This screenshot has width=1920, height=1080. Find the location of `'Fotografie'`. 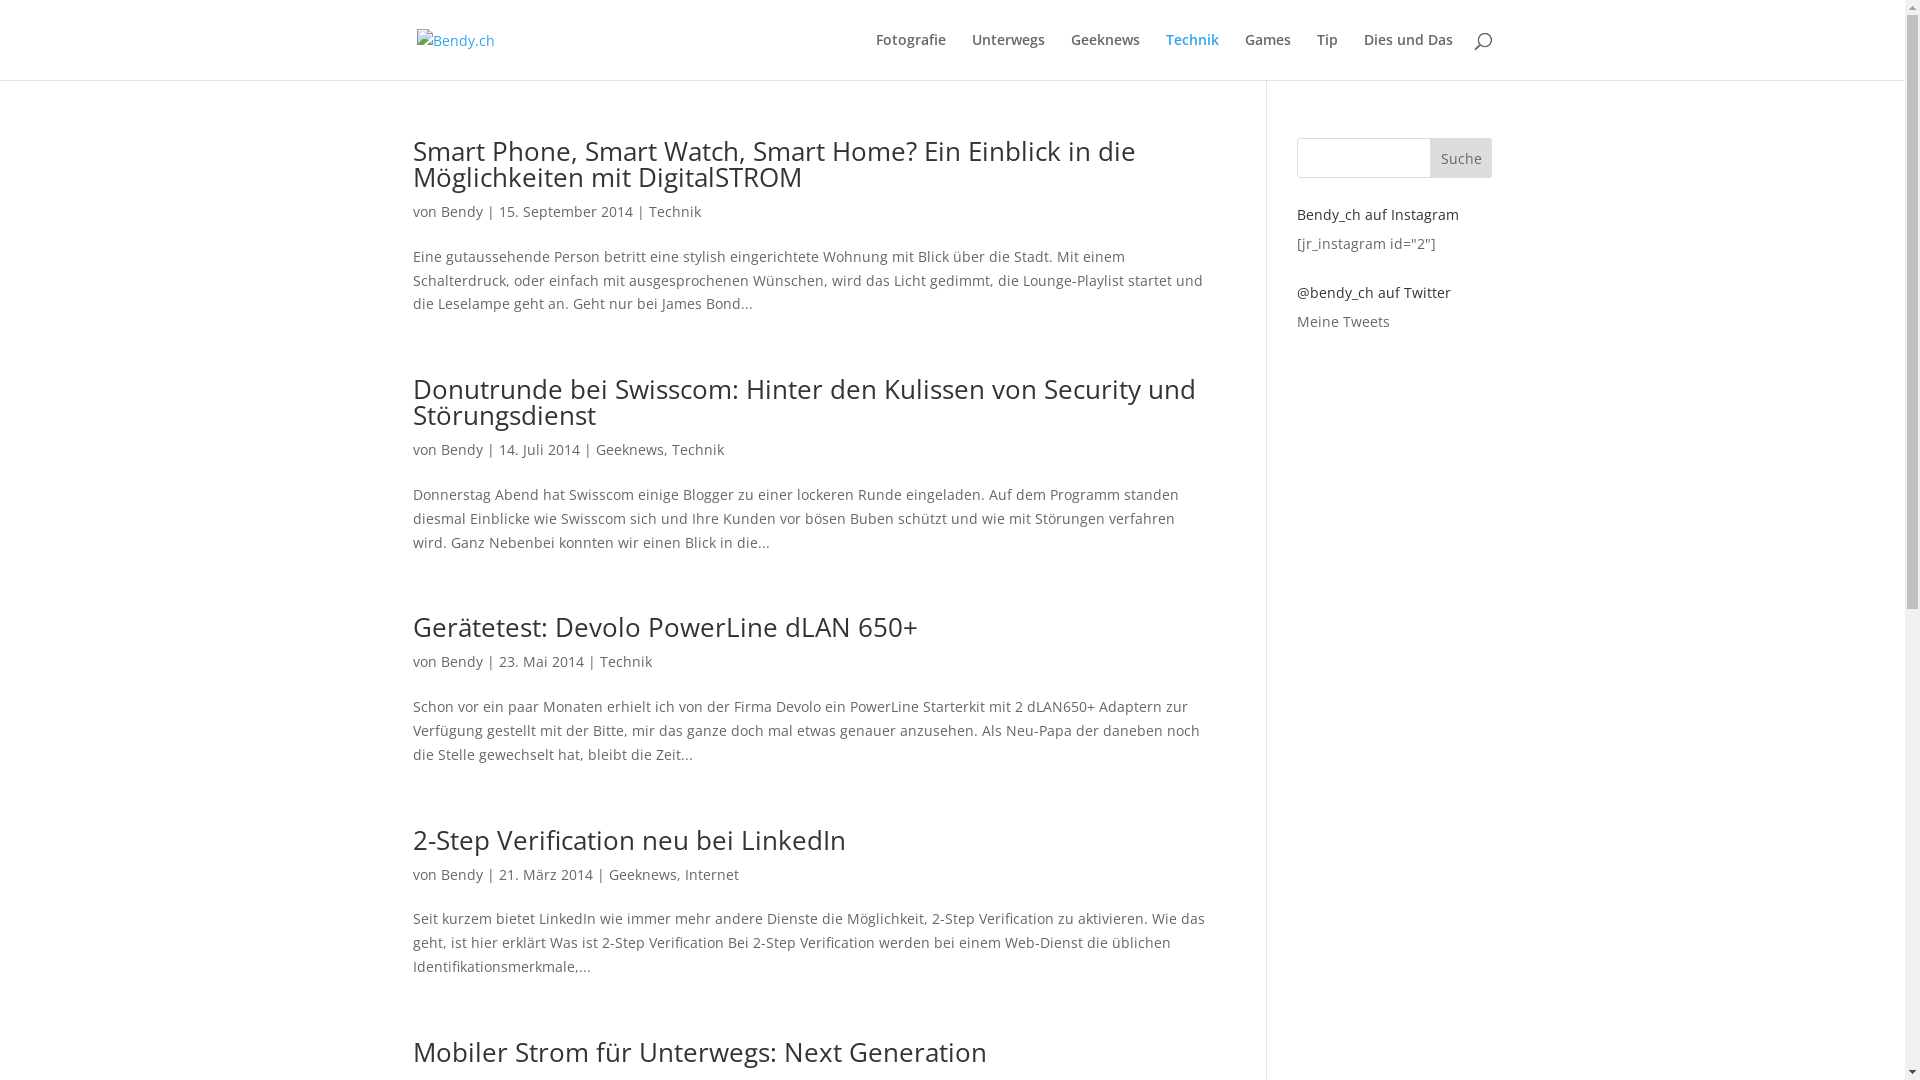

'Fotografie' is located at coordinates (910, 55).